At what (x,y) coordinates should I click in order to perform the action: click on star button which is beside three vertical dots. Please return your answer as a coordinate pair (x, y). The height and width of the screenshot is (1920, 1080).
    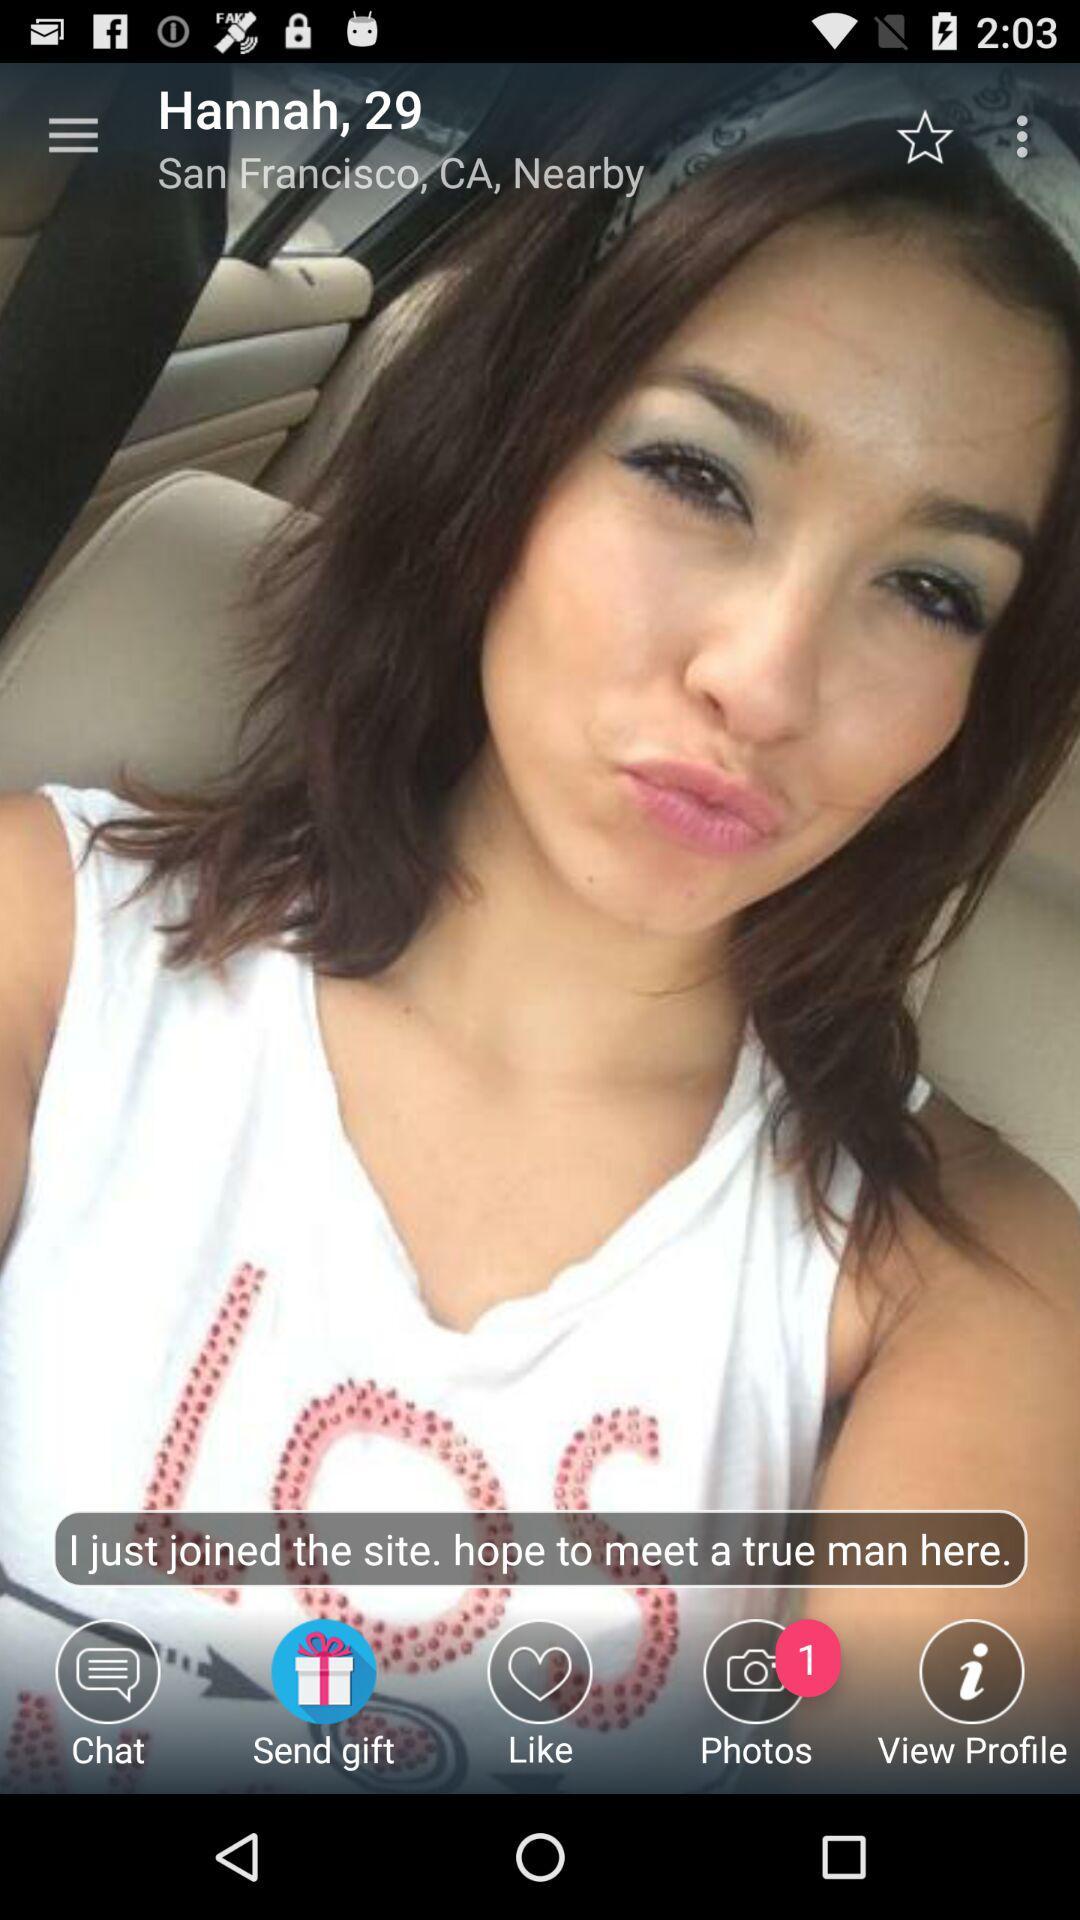
    Looking at the image, I should click on (935, 136).